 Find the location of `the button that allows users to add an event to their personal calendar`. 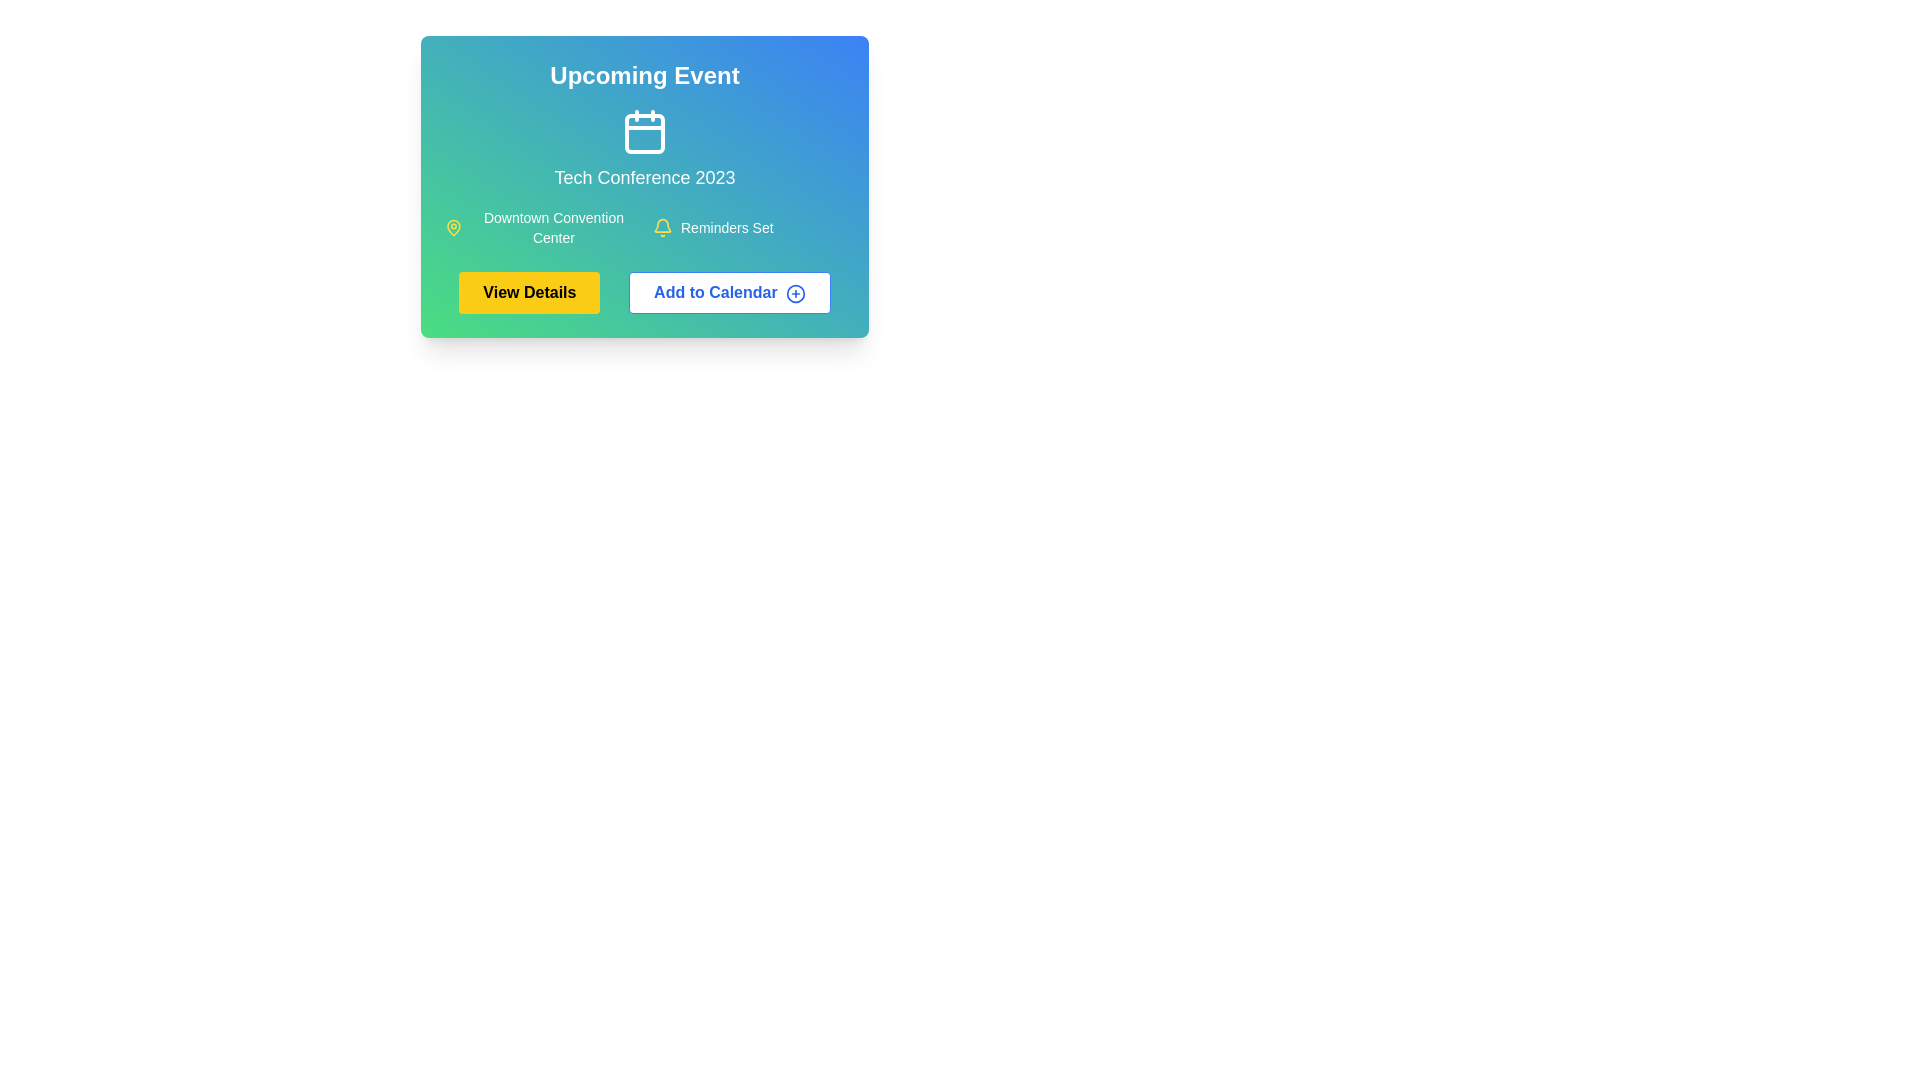

the button that allows users to add an event to their personal calendar is located at coordinates (728, 293).